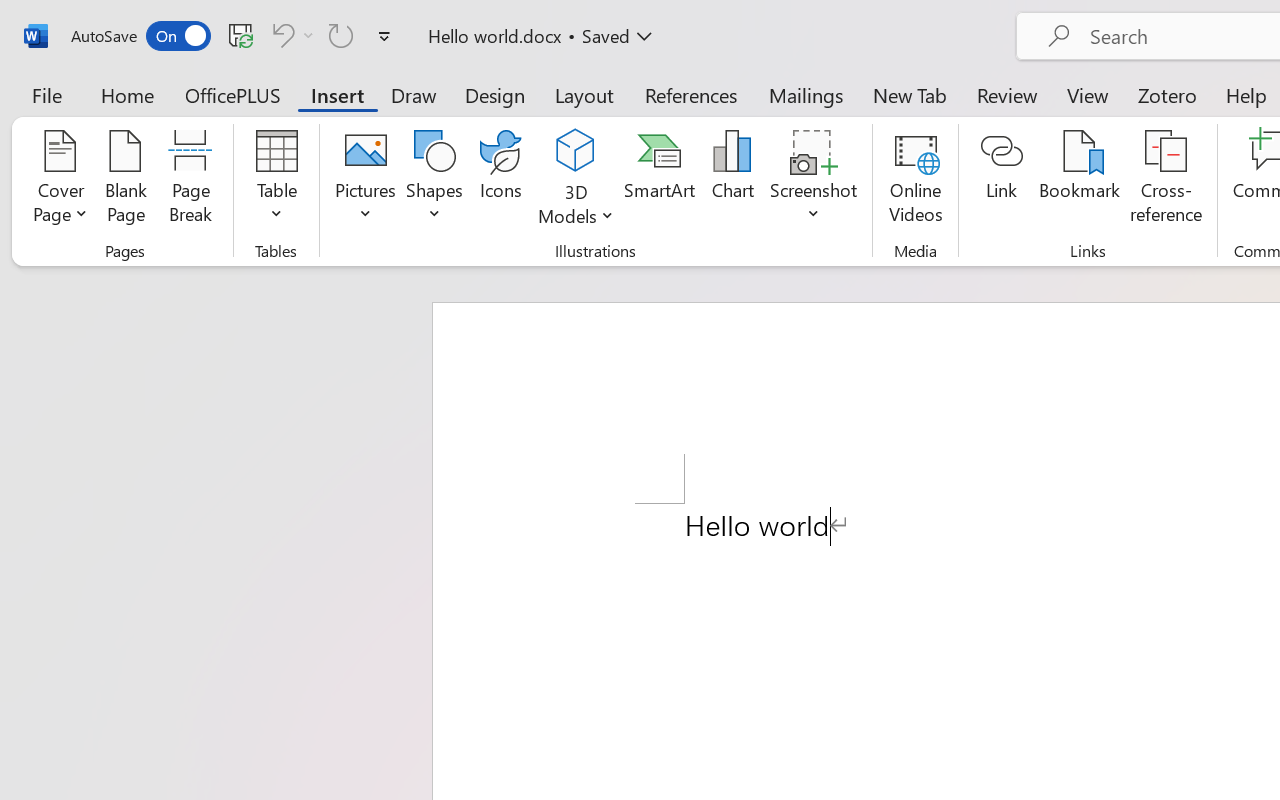  I want to click on 'AutoSave', so click(139, 35).